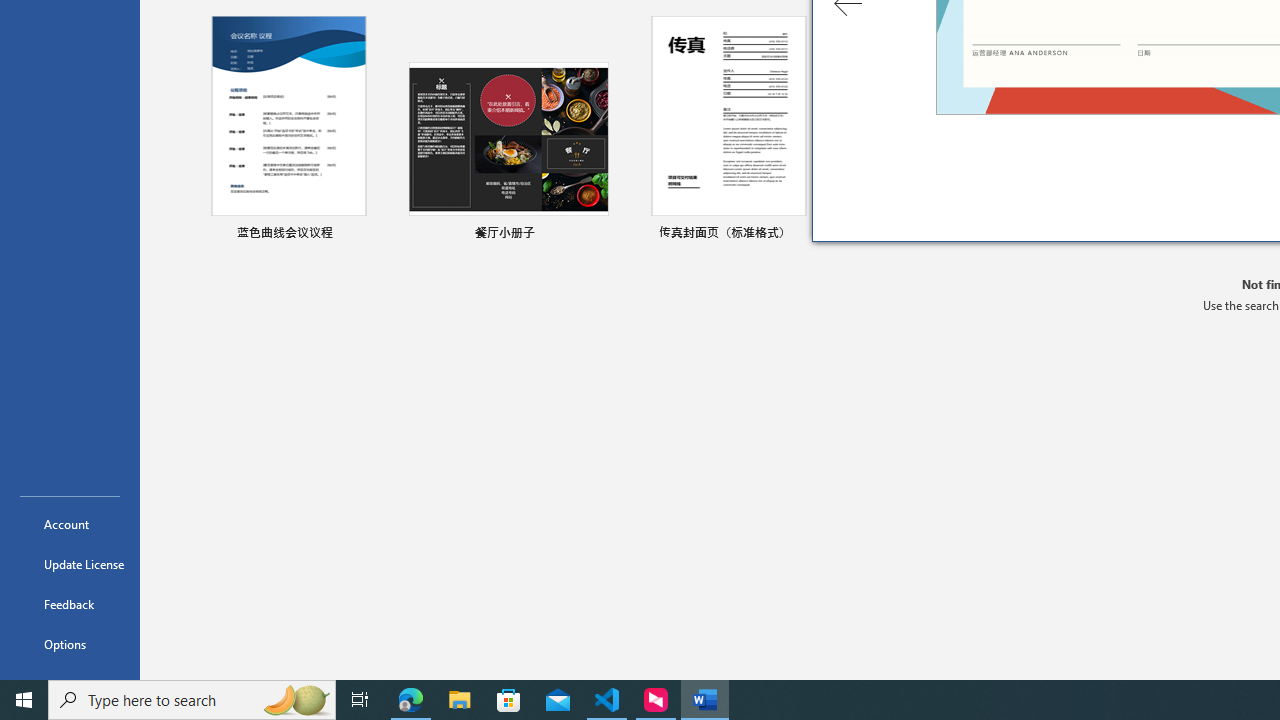 The image size is (1280, 720). I want to click on 'File Explorer', so click(459, 698).